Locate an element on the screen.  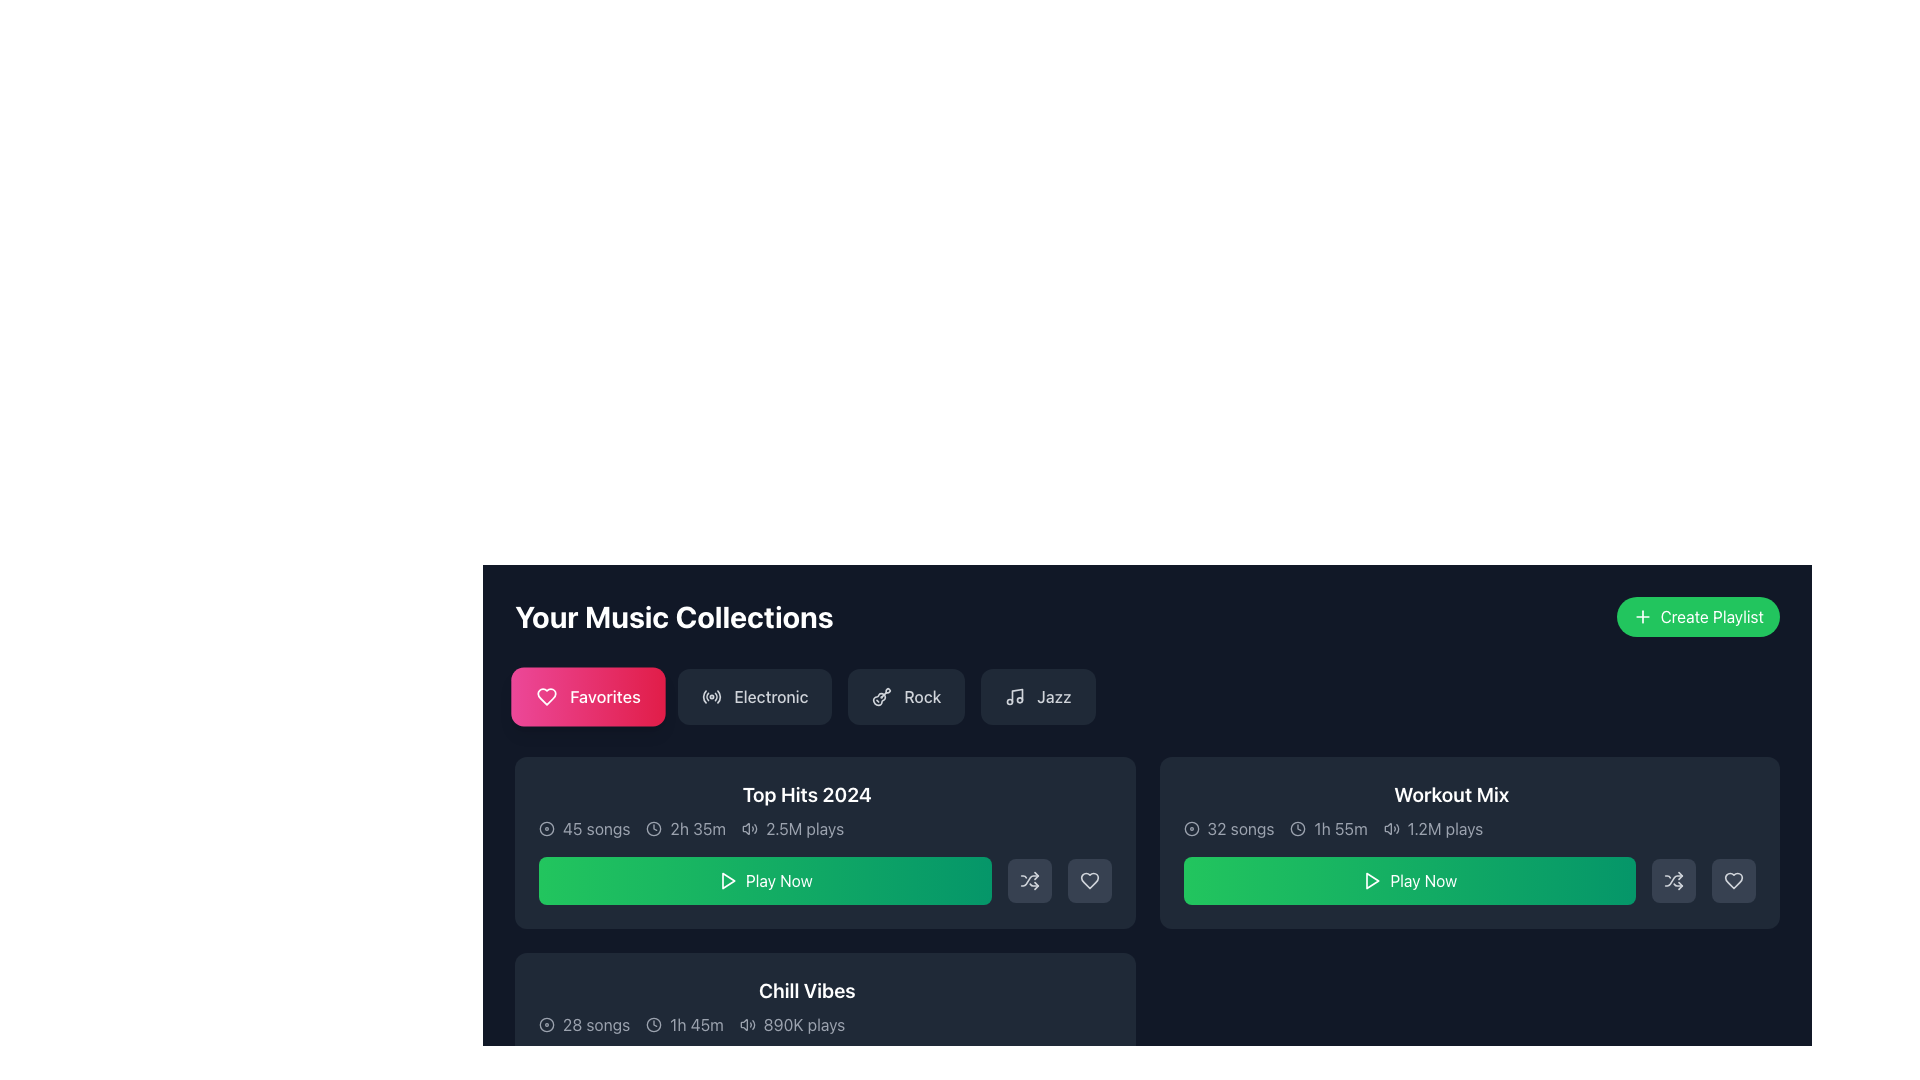
the heart-shaped non-filled icon located at the bottom right of the 'Workout Mix' card is located at coordinates (1088, 879).